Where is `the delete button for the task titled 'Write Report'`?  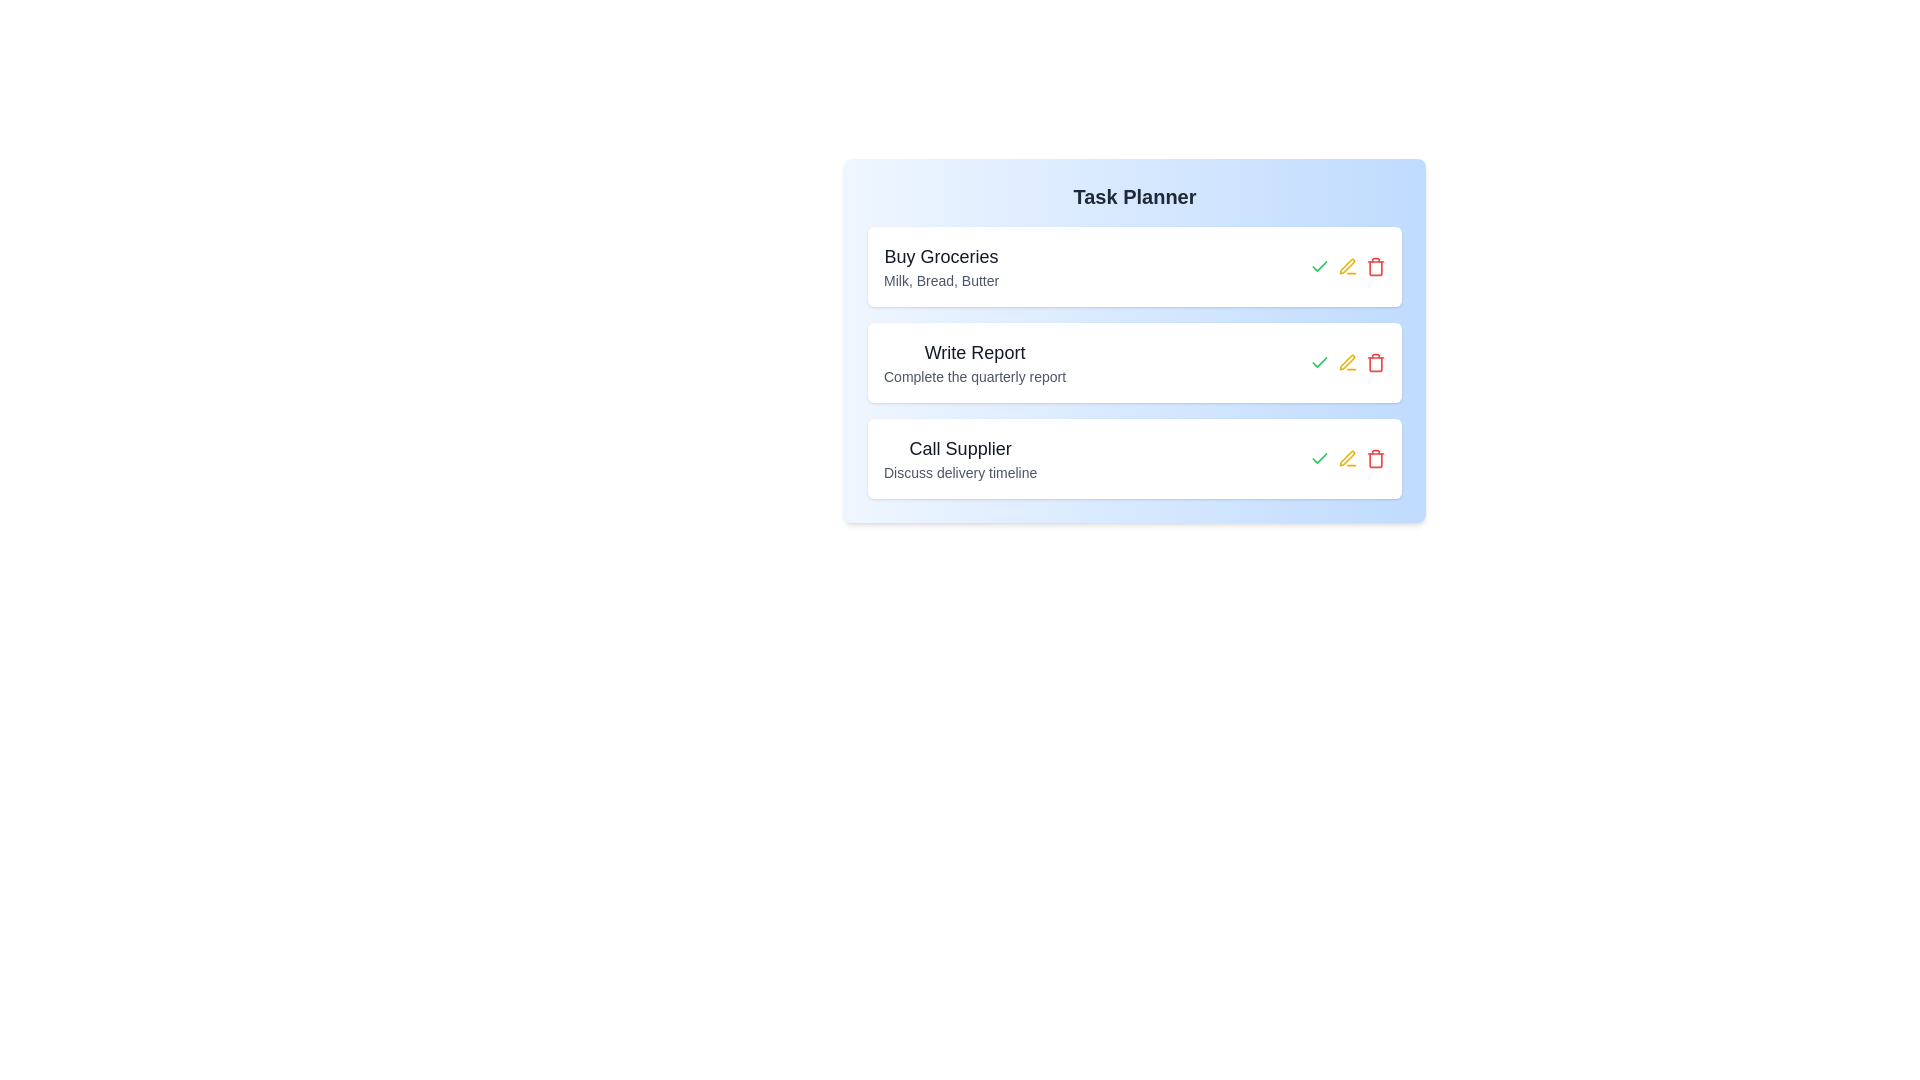
the delete button for the task titled 'Write Report' is located at coordinates (1375, 362).